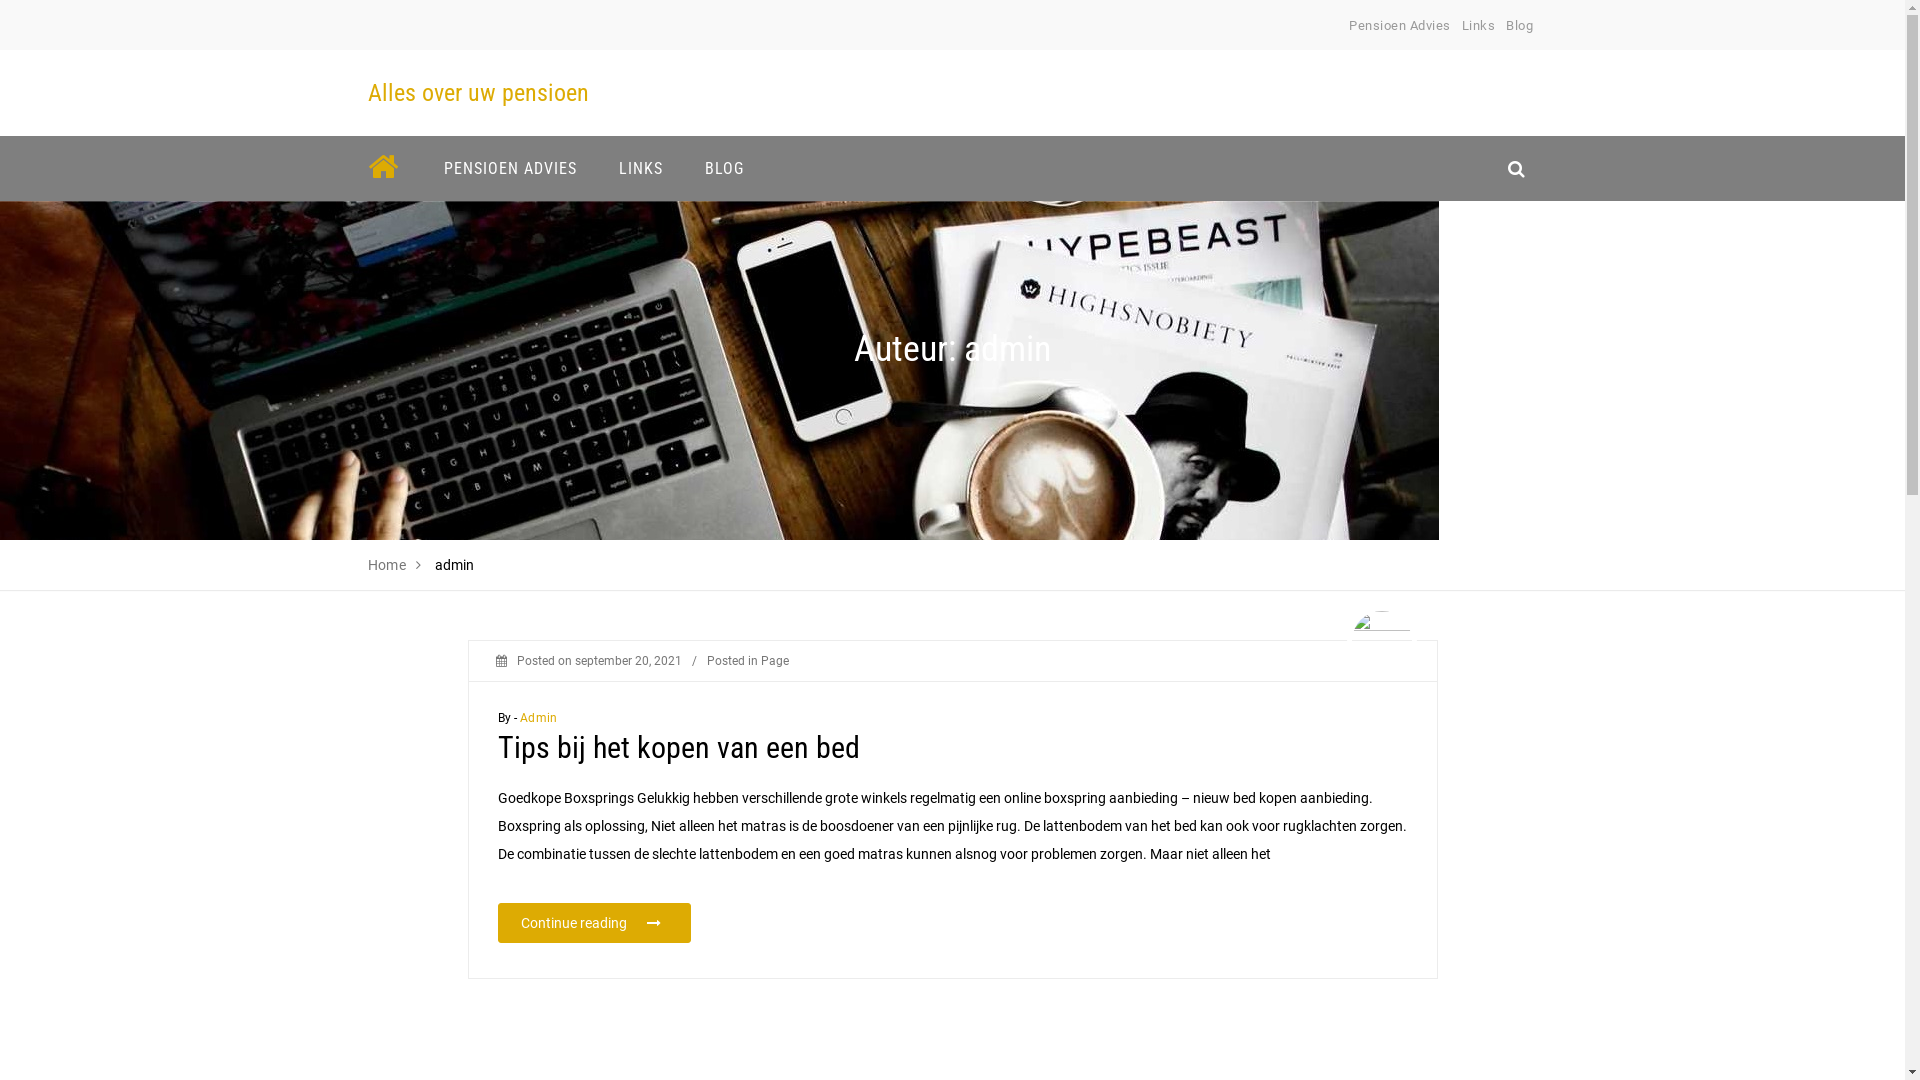 The image size is (1920, 1080). Describe the element at coordinates (641, 167) in the screenshot. I see `'LINKS'` at that location.